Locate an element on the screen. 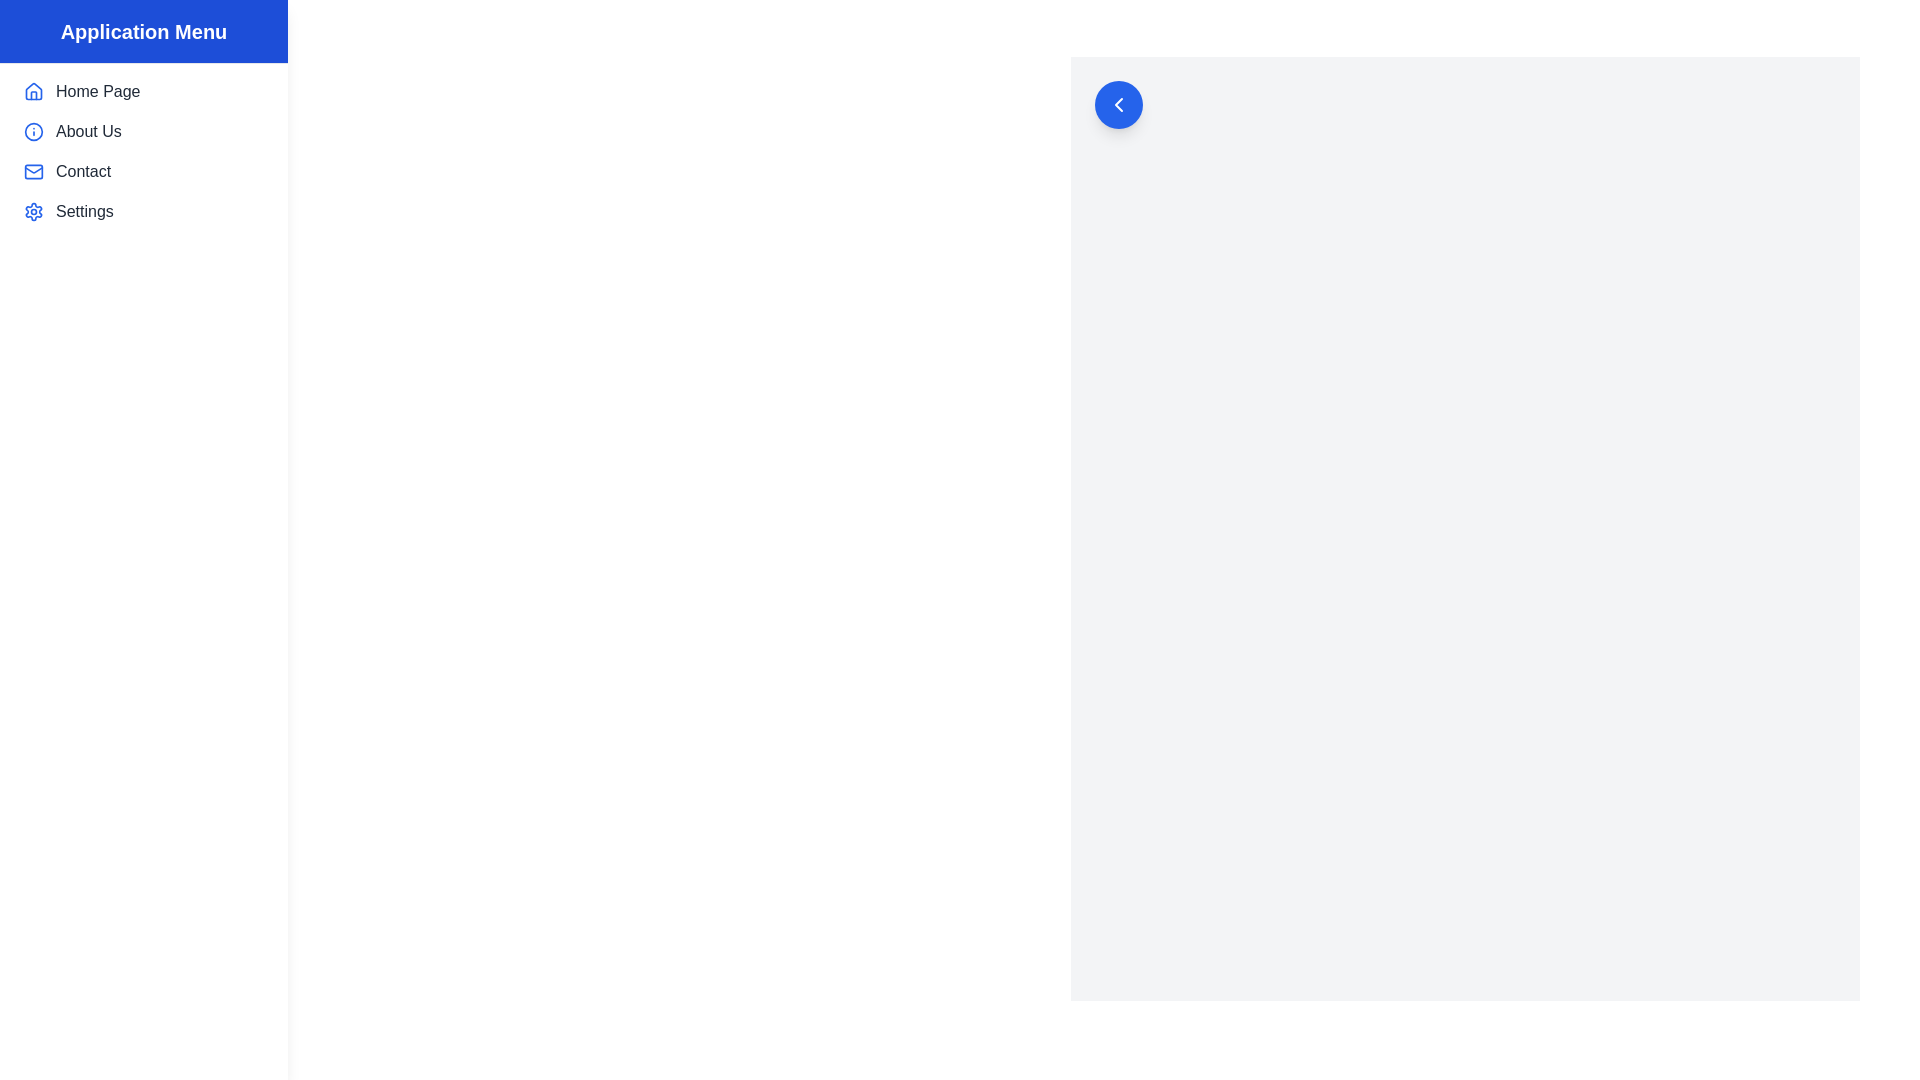  the 'Contact' menu item icon, which is located in the third row of the vertical menu, positioned to the left of the 'Contact' label, below 'About Us', and above 'Settings' is located at coordinates (33, 171).